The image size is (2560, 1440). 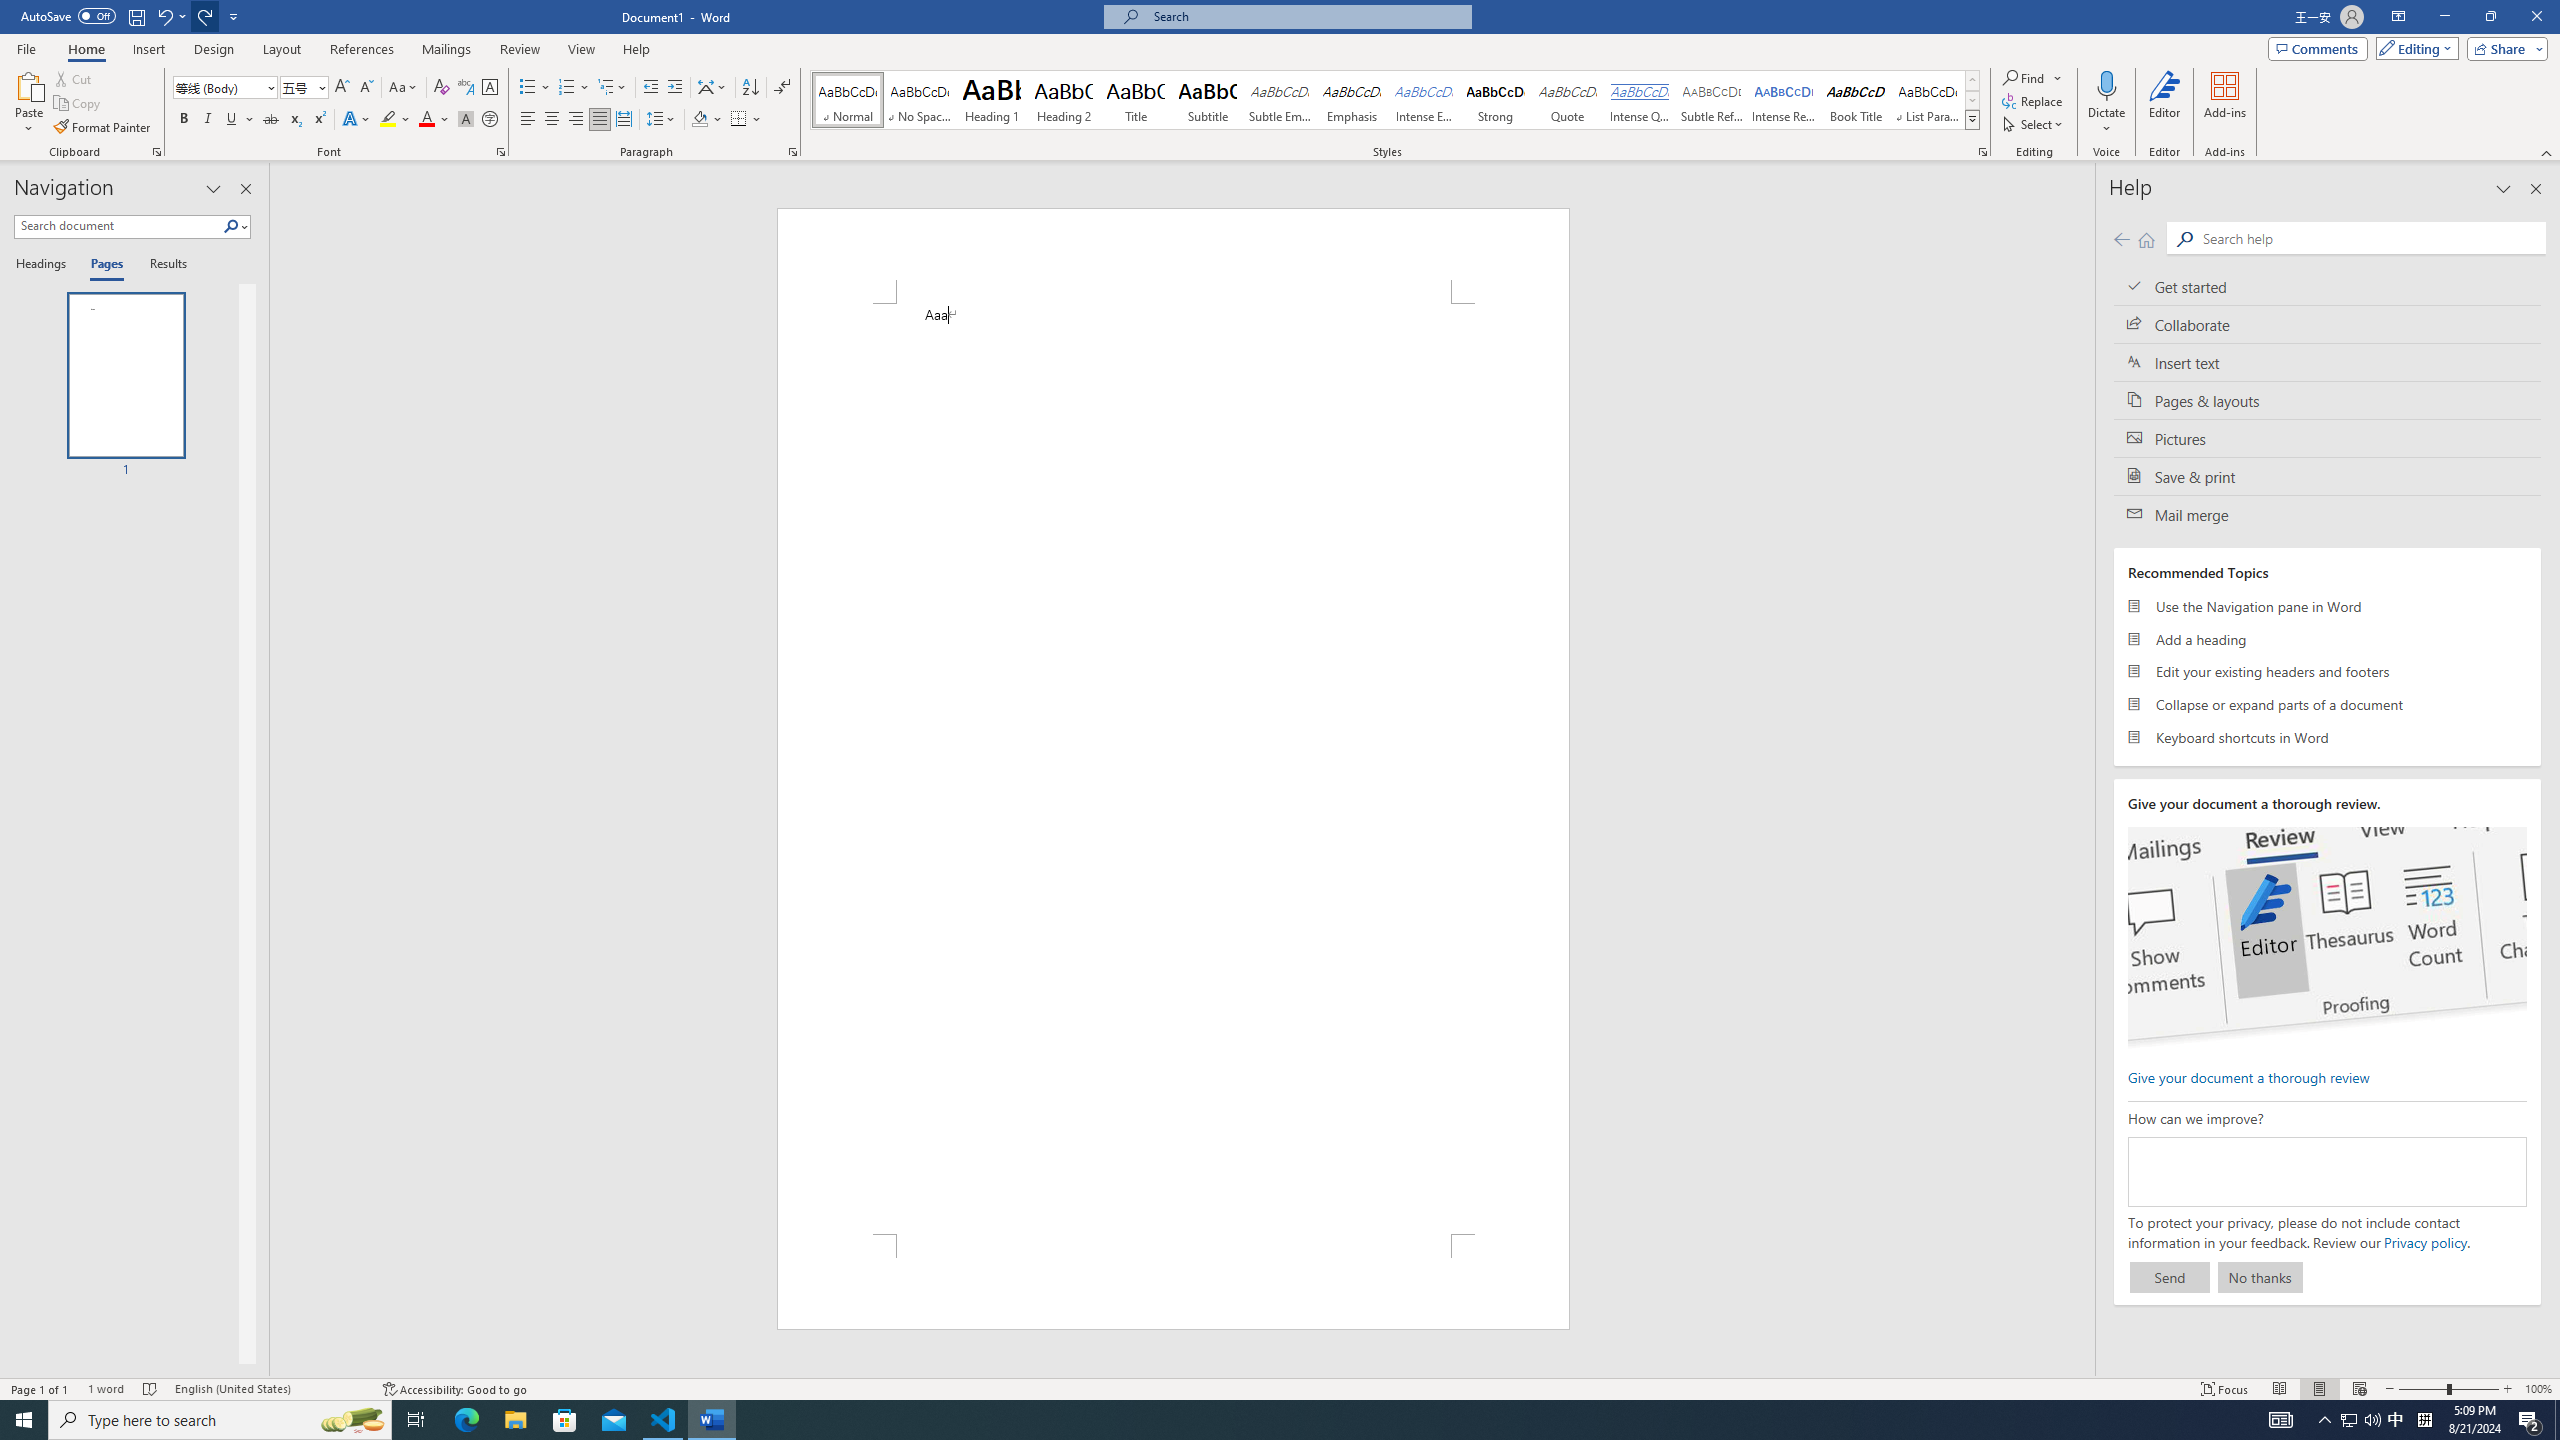 I want to click on 'Collaborate', so click(x=2327, y=323).